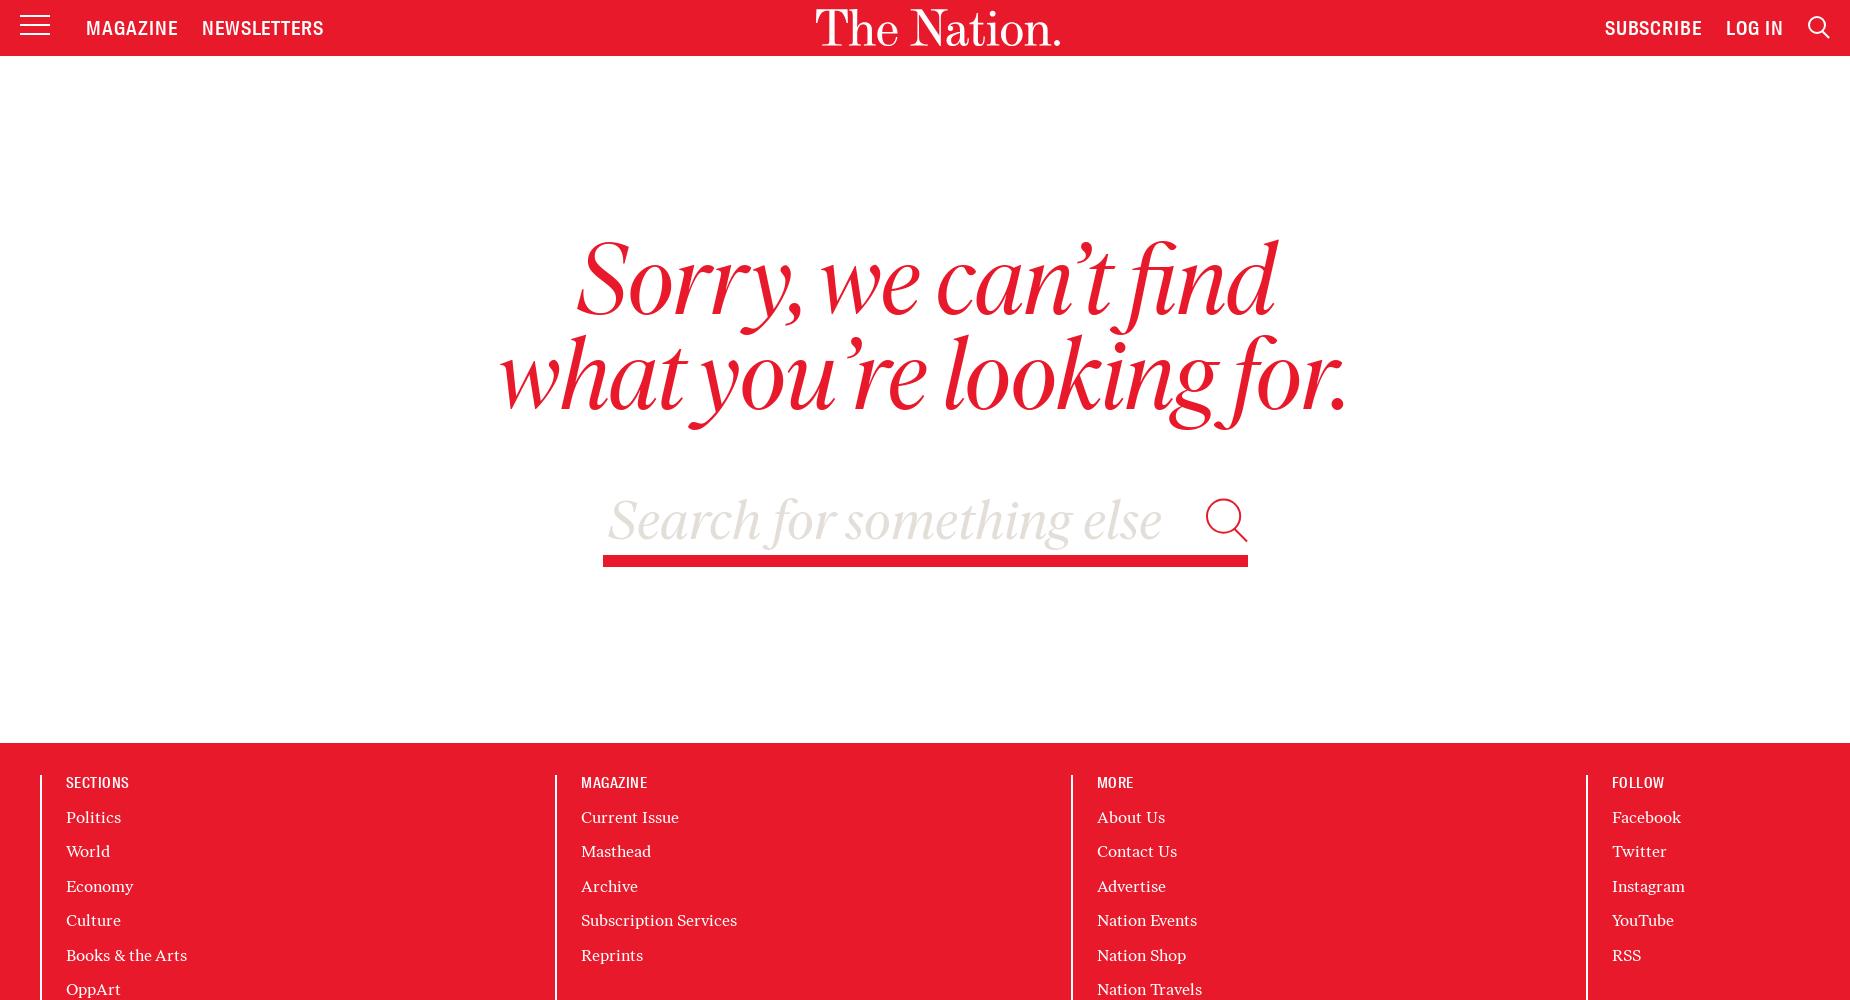 Image resolution: width=1850 pixels, height=1000 pixels. I want to click on 'Current Issue', so click(629, 816).